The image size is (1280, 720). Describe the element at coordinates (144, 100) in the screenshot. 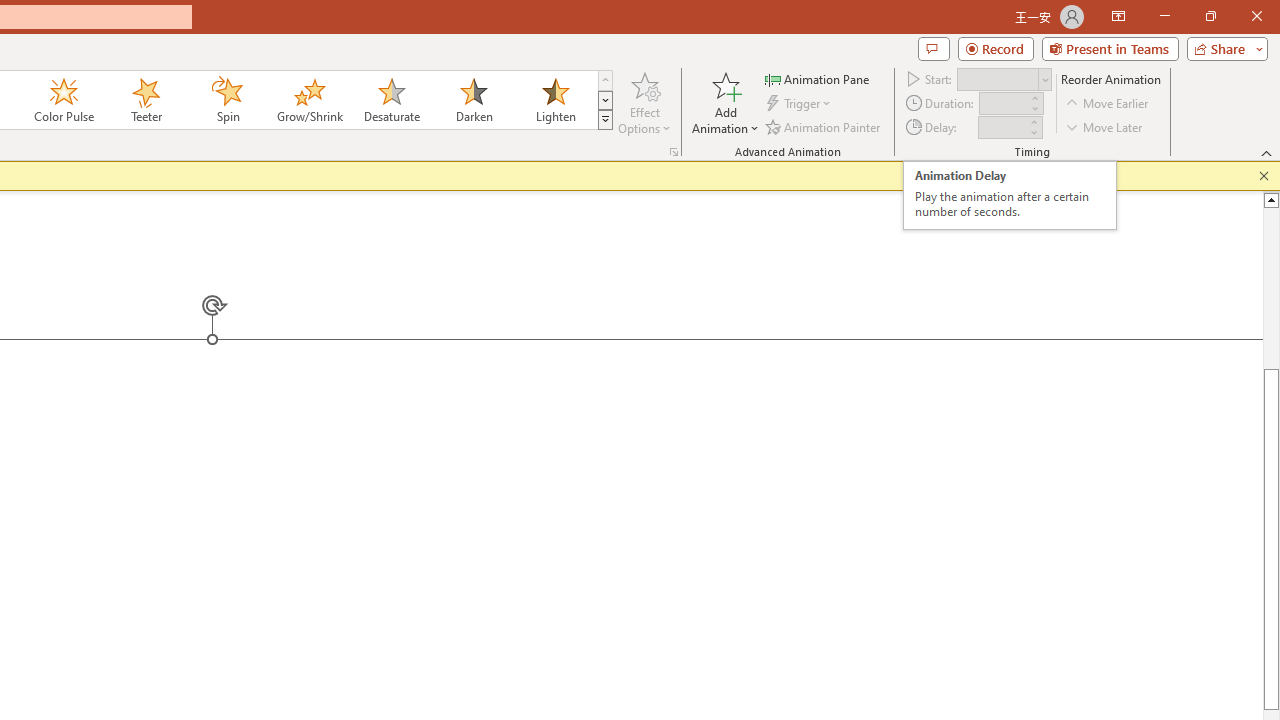

I see `'Teeter'` at that location.